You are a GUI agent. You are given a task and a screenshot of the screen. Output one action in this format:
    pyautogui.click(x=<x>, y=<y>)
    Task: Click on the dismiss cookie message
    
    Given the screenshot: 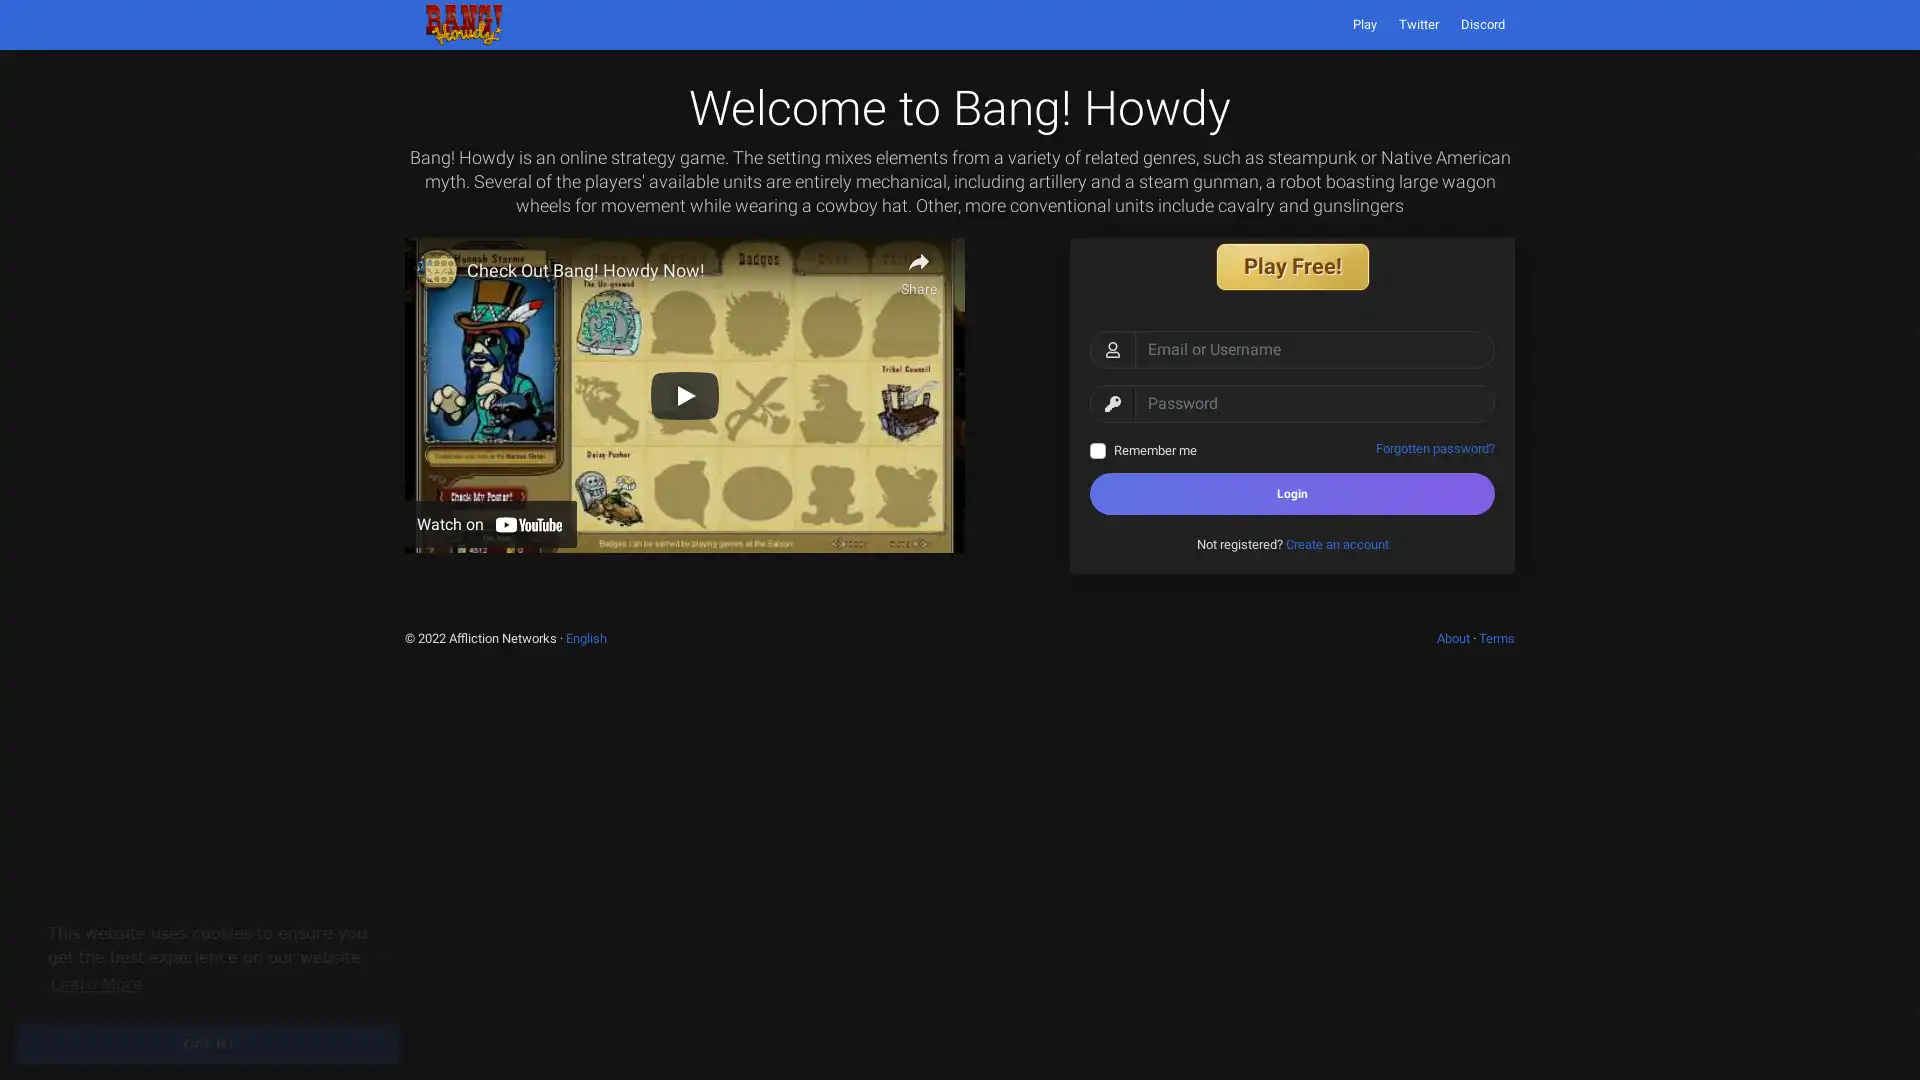 What is the action you would take?
    pyautogui.click(x=207, y=1043)
    